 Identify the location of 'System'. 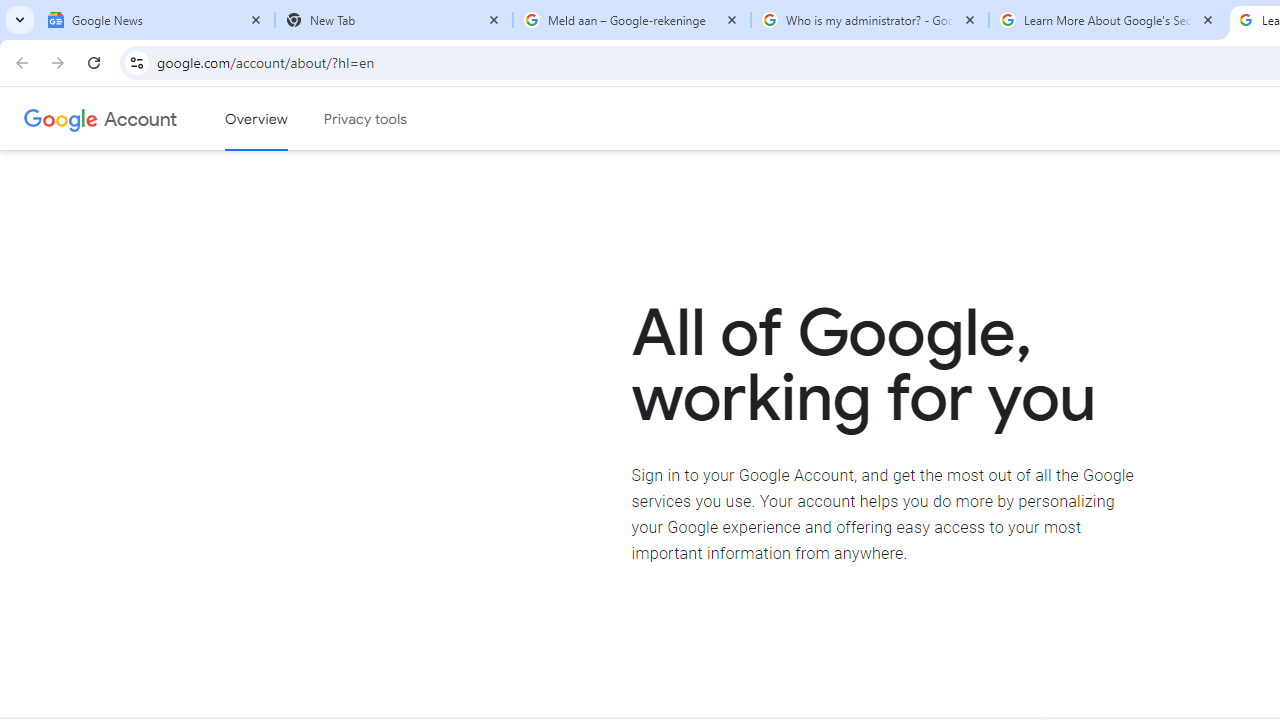
(10, 11).